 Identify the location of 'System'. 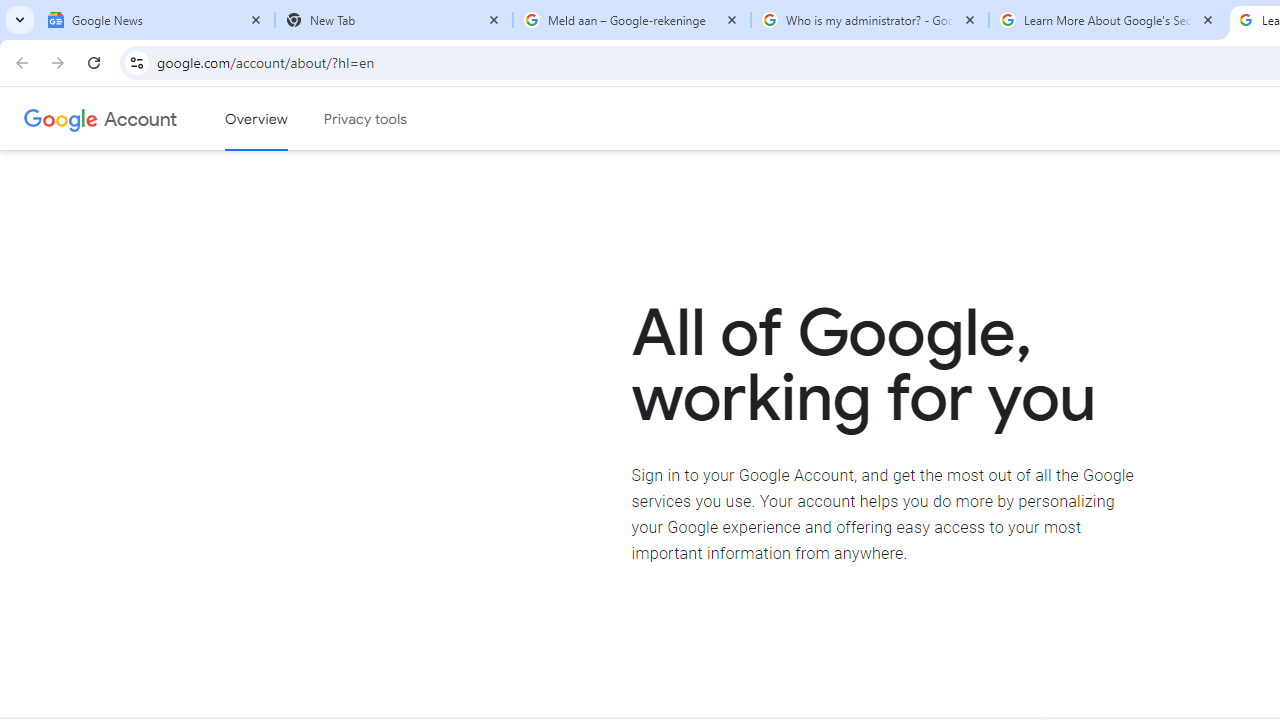
(10, 11).